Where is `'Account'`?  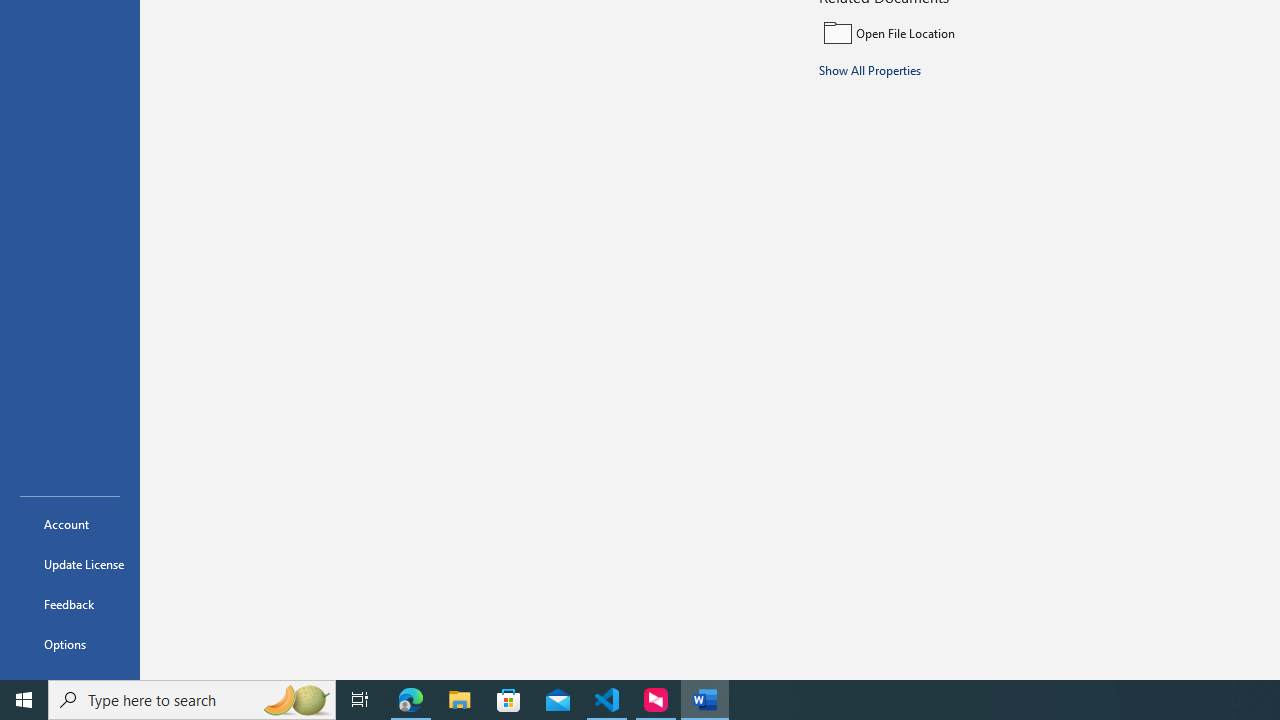
'Account' is located at coordinates (69, 523).